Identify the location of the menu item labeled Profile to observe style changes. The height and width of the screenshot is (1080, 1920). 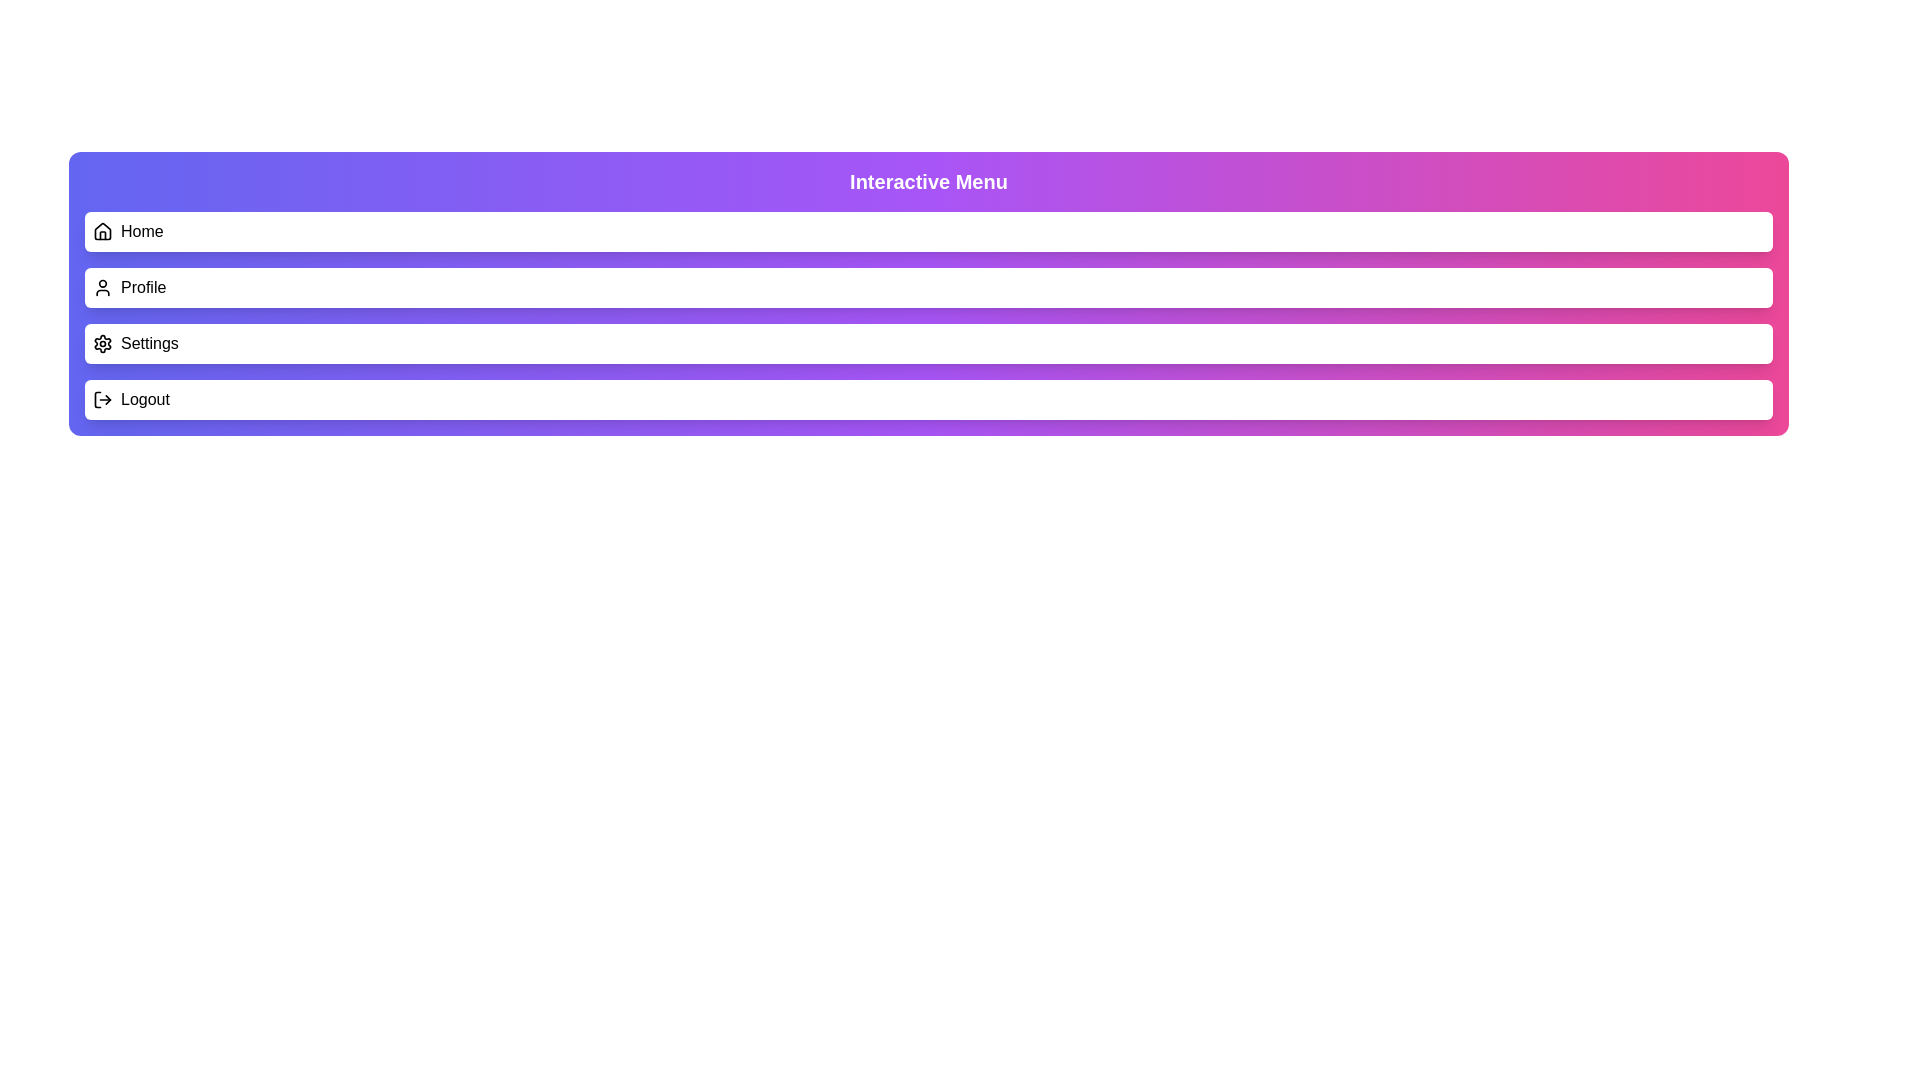
(928, 288).